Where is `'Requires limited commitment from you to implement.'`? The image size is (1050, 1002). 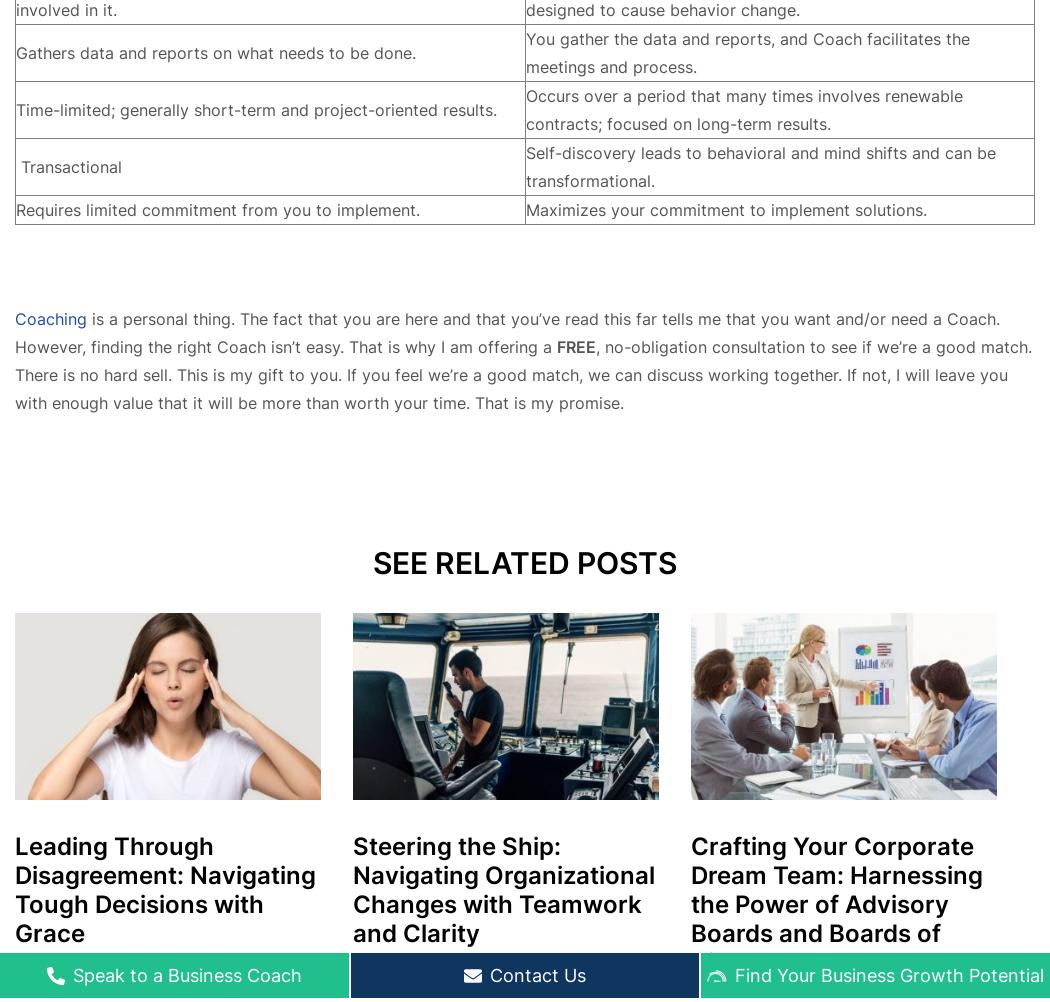 'Requires limited commitment from you to implement.' is located at coordinates (216, 209).